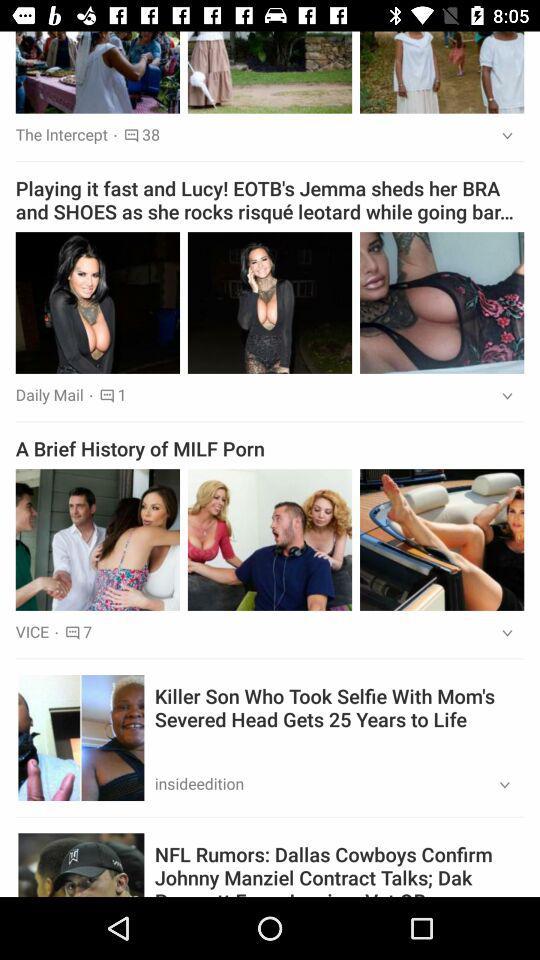 This screenshot has width=540, height=960. What do you see at coordinates (497, 785) in the screenshot?
I see `the icon at the bottom right corner` at bounding box center [497, 785].